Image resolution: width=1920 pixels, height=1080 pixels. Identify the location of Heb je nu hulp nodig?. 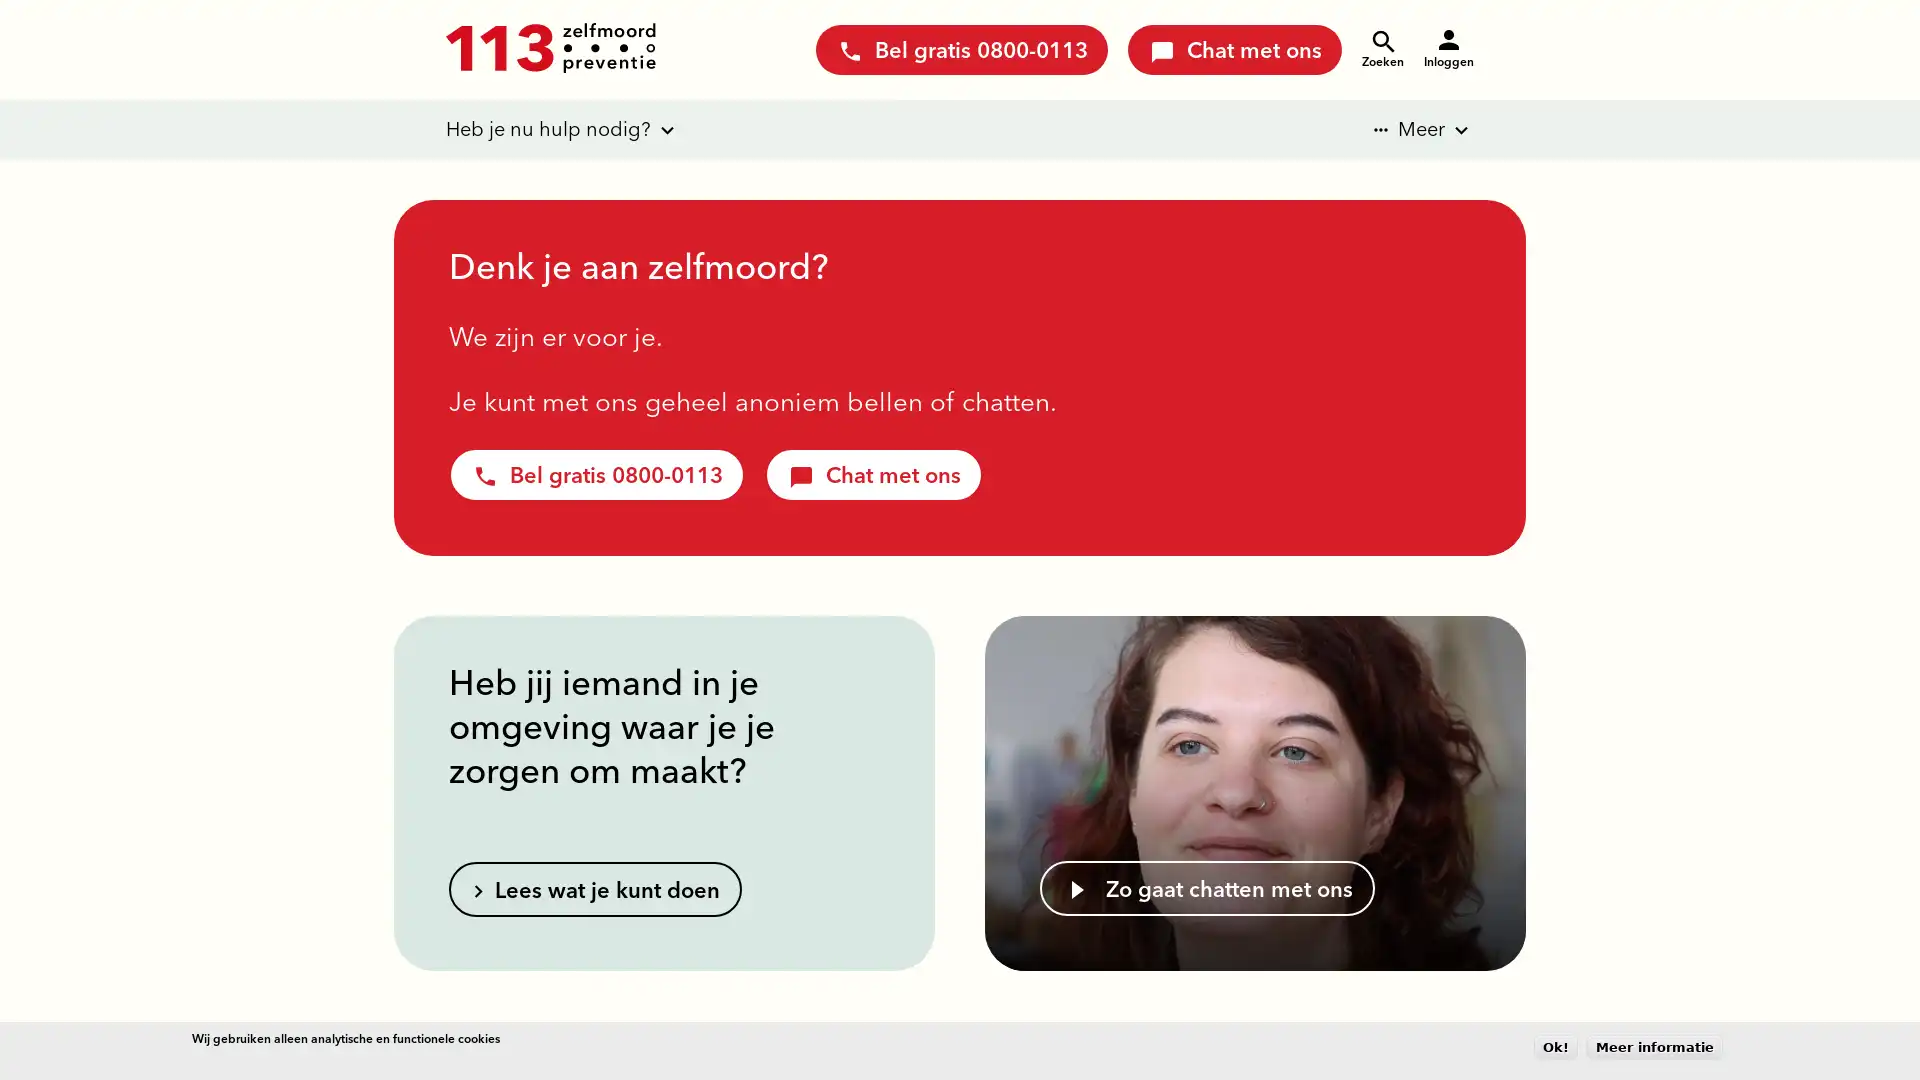
(548, 130).